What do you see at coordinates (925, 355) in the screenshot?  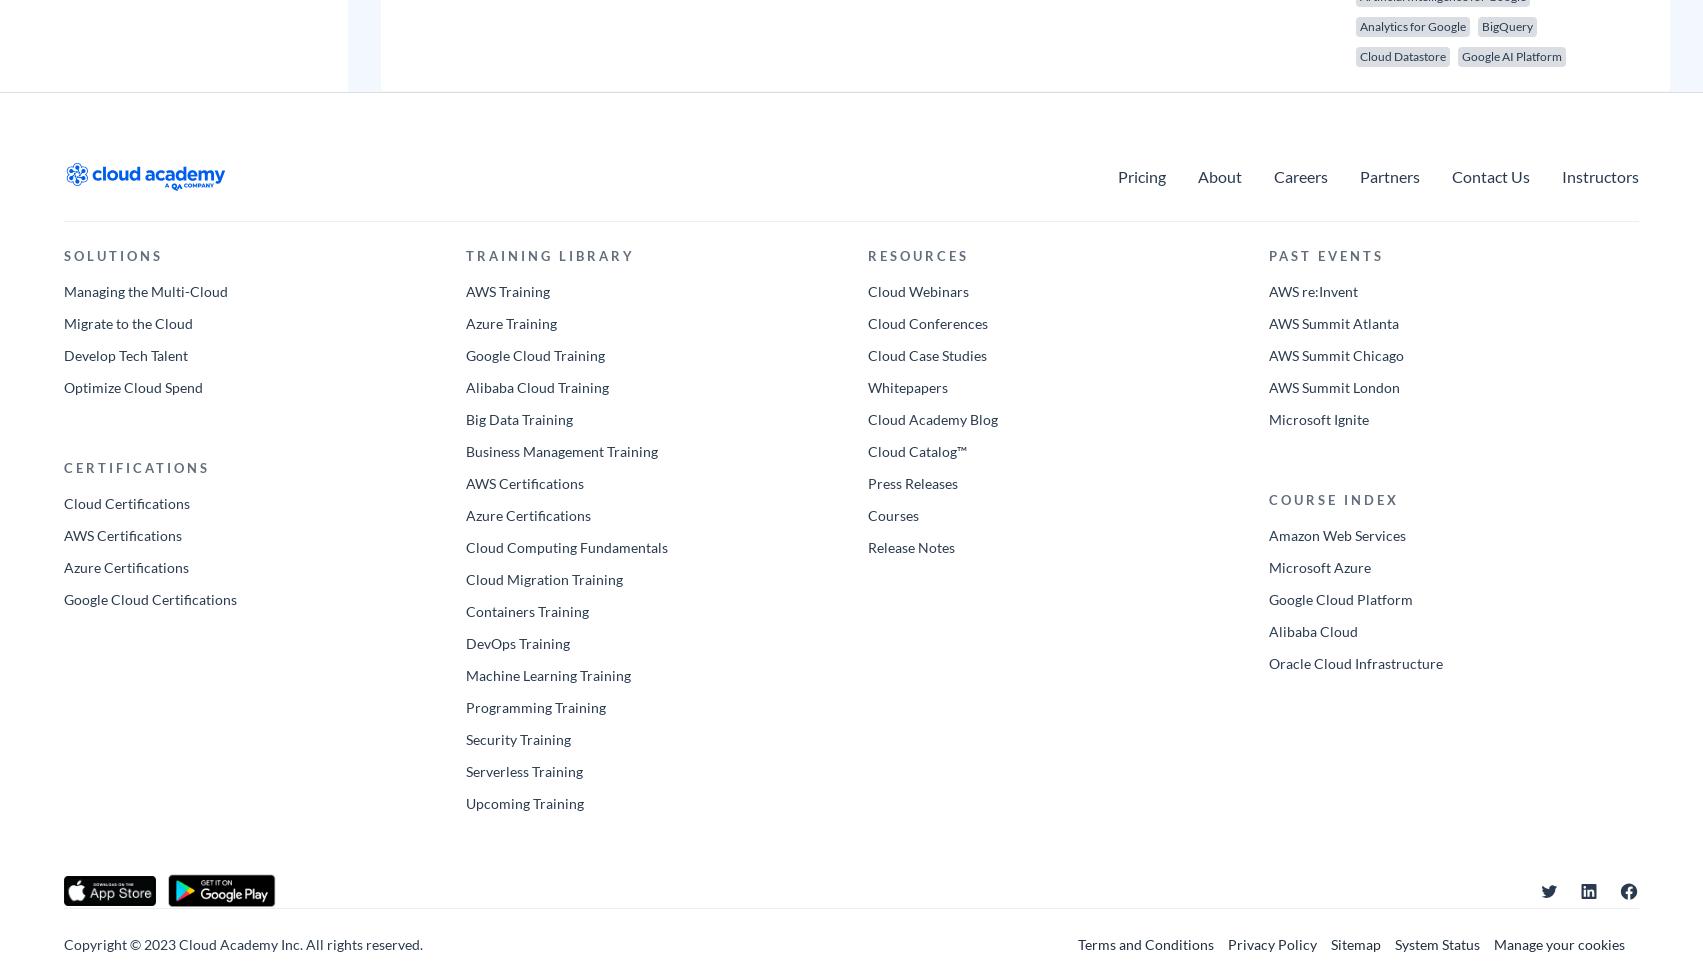 I see `'Cloud Case Studies'` at bounding box center [925, 355].